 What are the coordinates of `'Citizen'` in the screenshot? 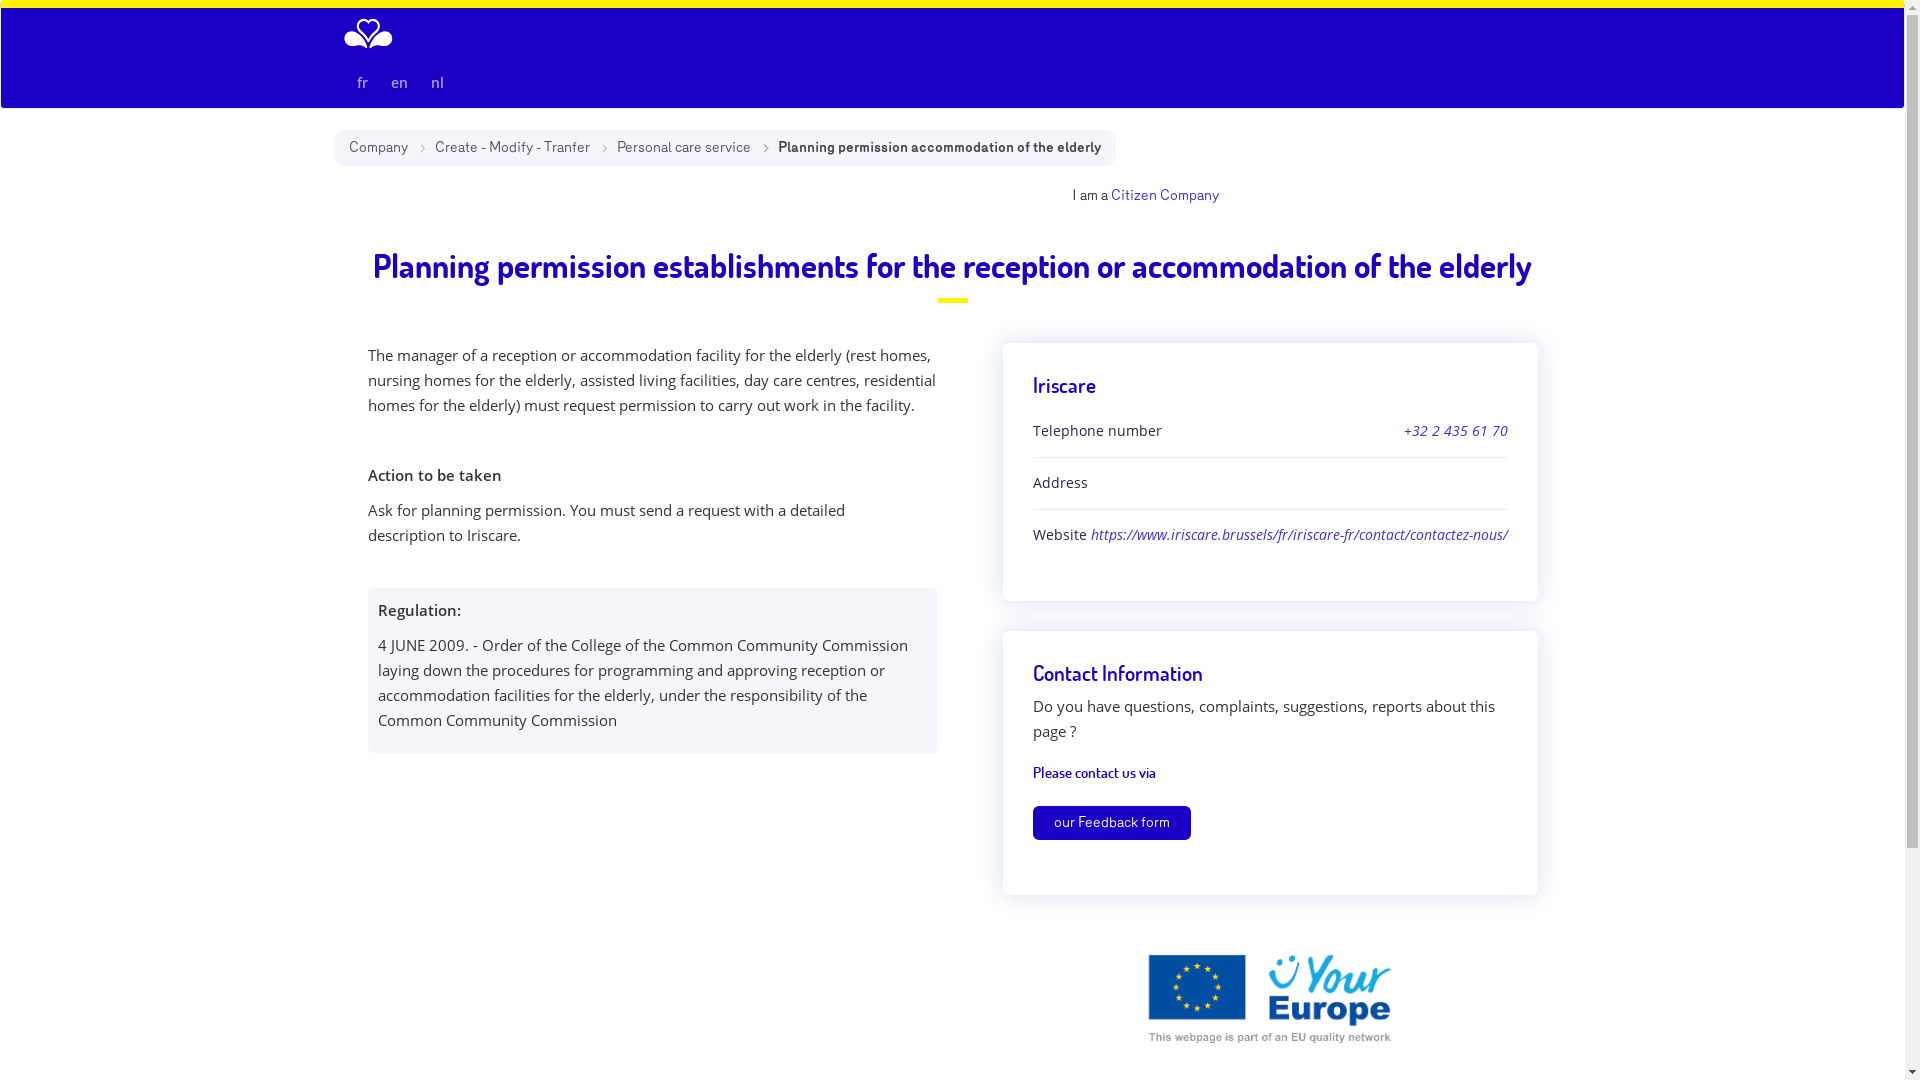 It's located at (1132, 195).